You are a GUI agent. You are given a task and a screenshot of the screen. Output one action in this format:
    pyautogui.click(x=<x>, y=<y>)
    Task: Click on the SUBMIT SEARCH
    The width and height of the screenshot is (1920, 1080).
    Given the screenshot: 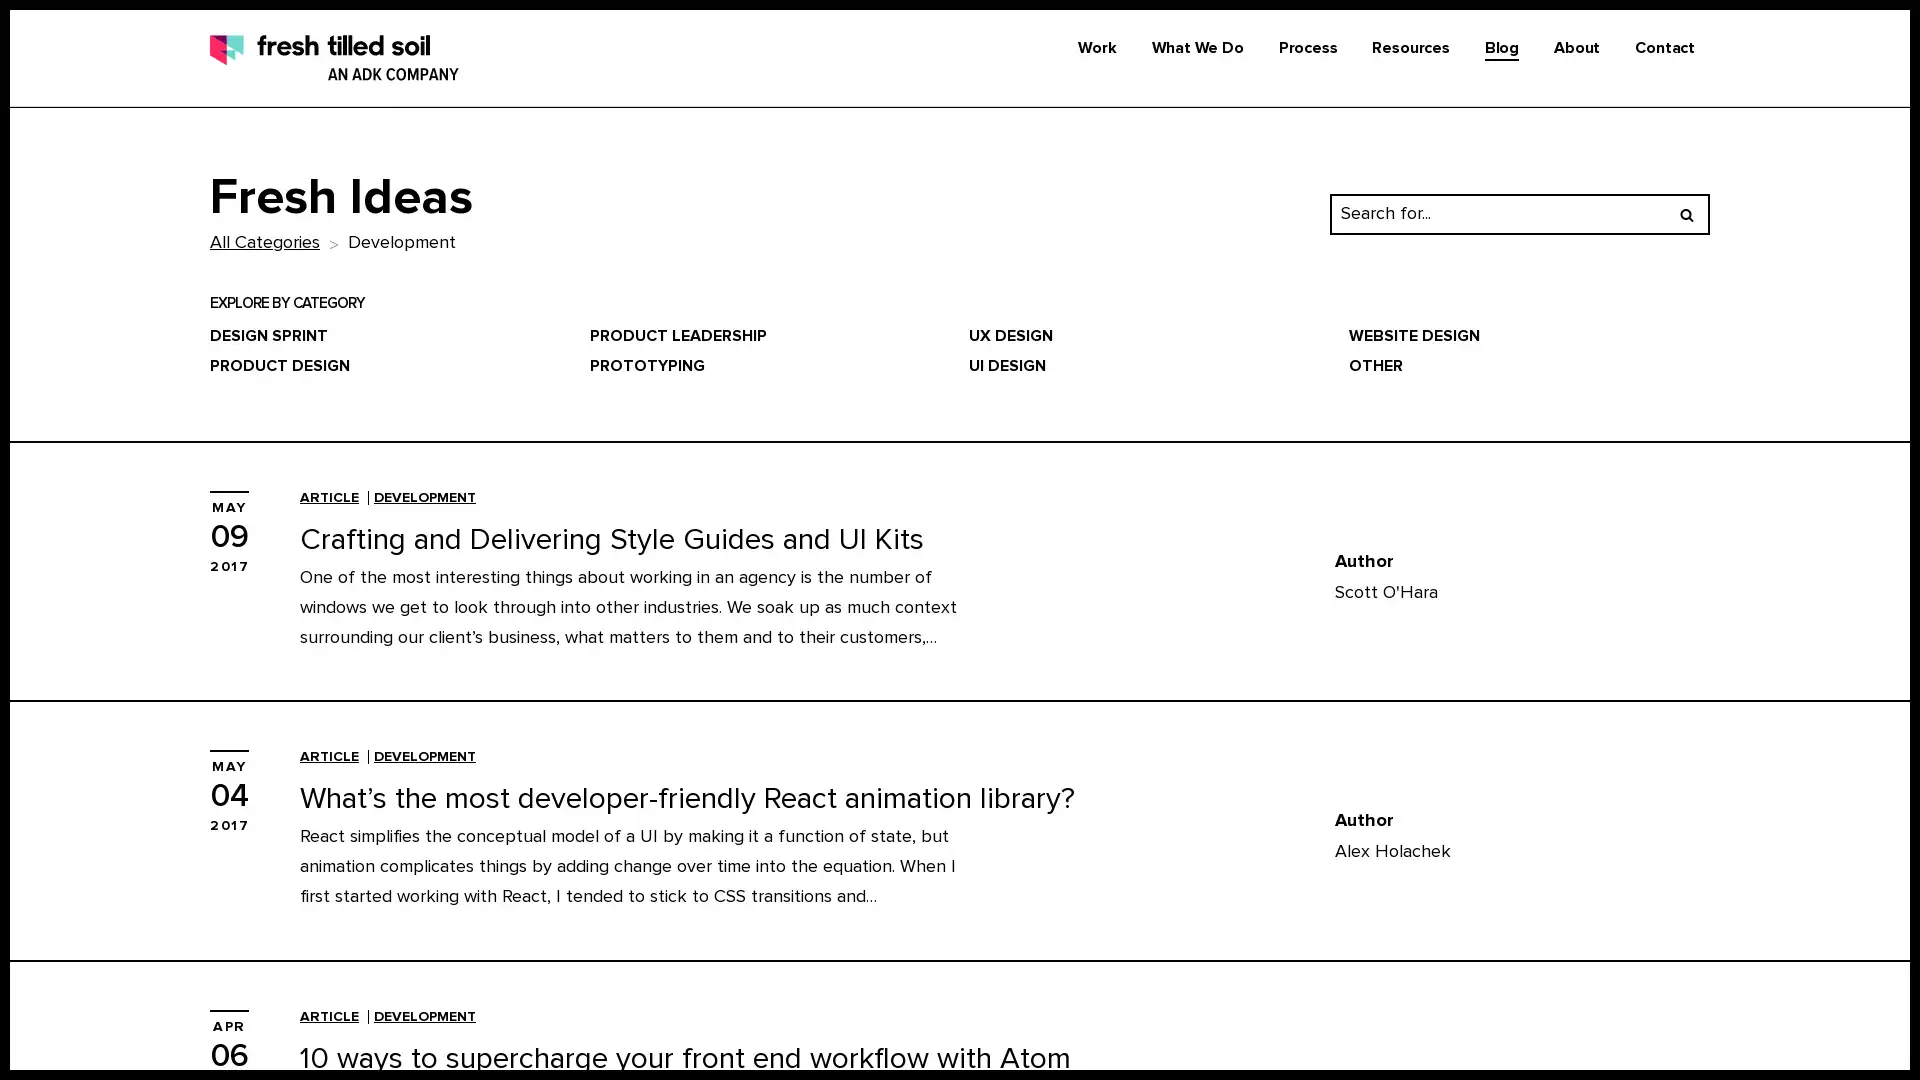 What is the action you would take?
    pyautogui.click(x=1685, y=212)
    